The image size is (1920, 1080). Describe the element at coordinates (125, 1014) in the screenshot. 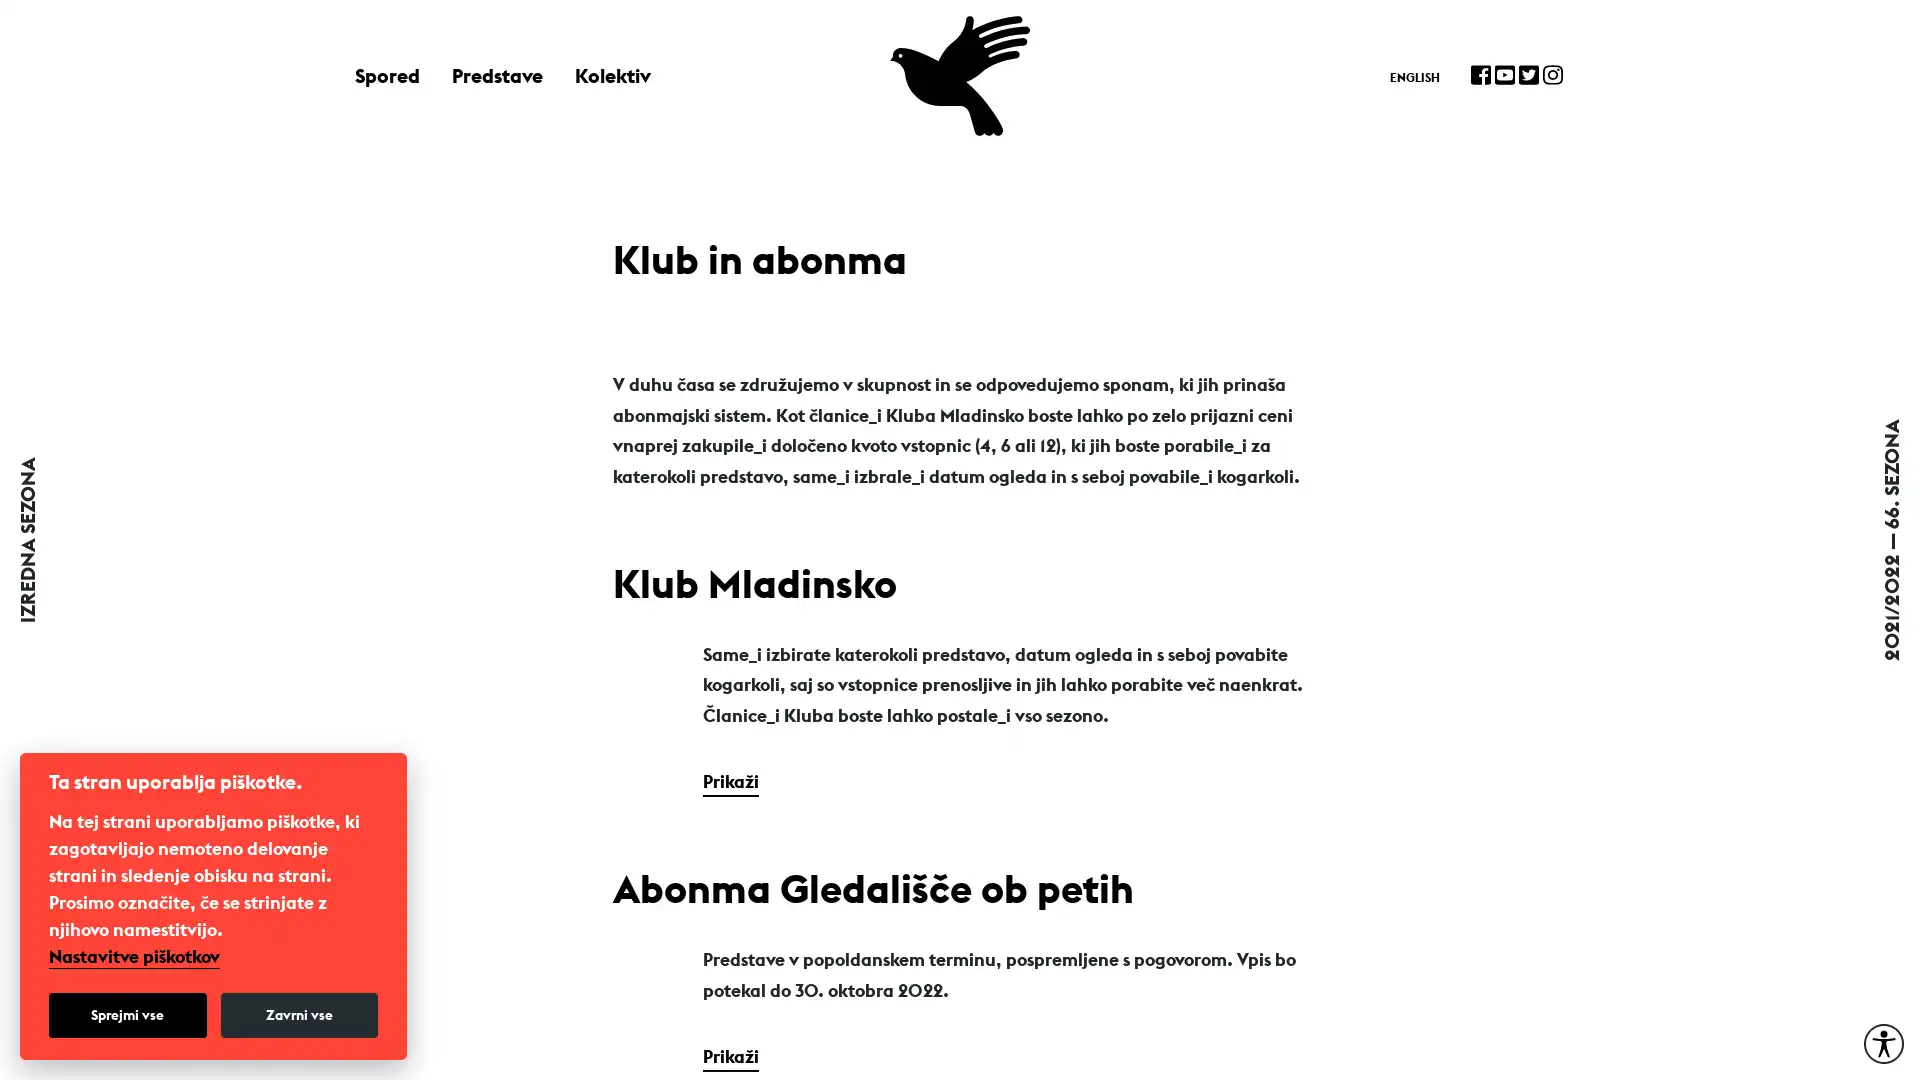

I see `Sprejmi vse` at that location.